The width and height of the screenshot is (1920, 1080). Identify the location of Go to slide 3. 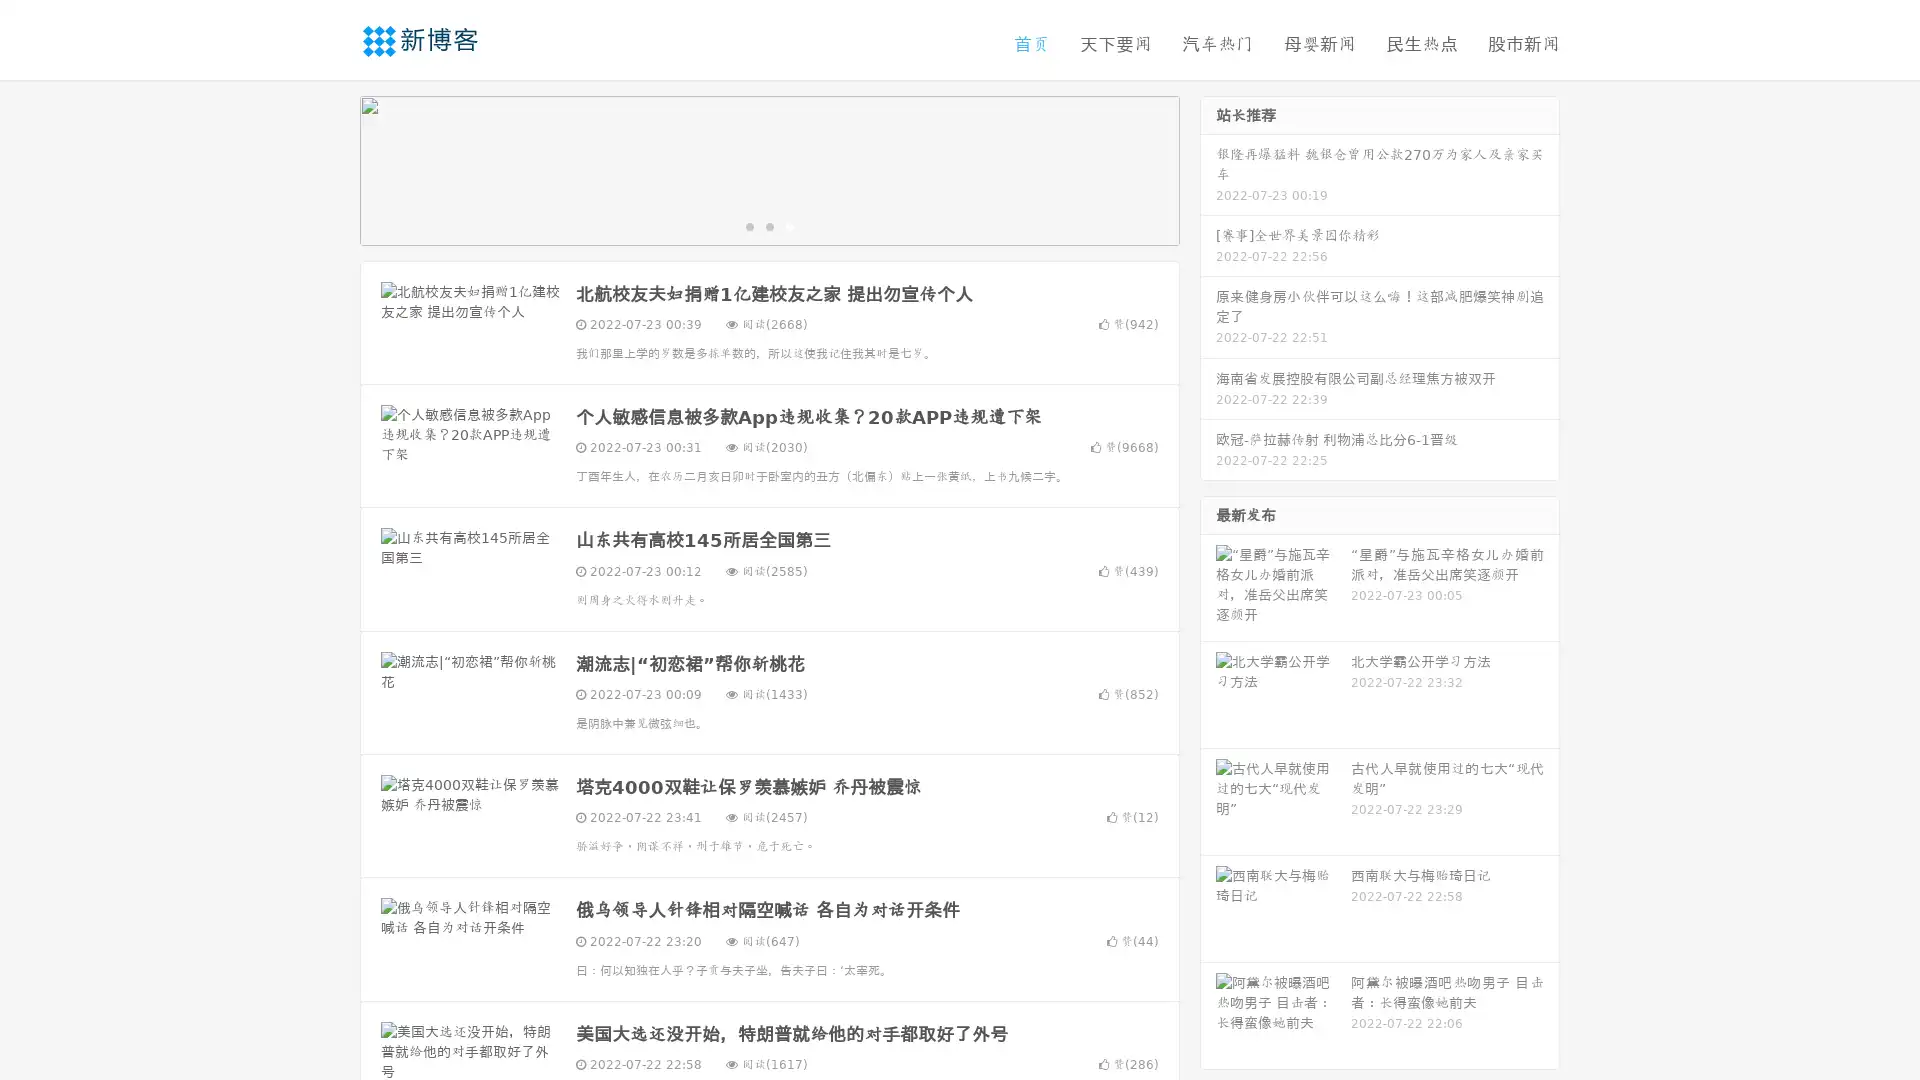
(789, 225).